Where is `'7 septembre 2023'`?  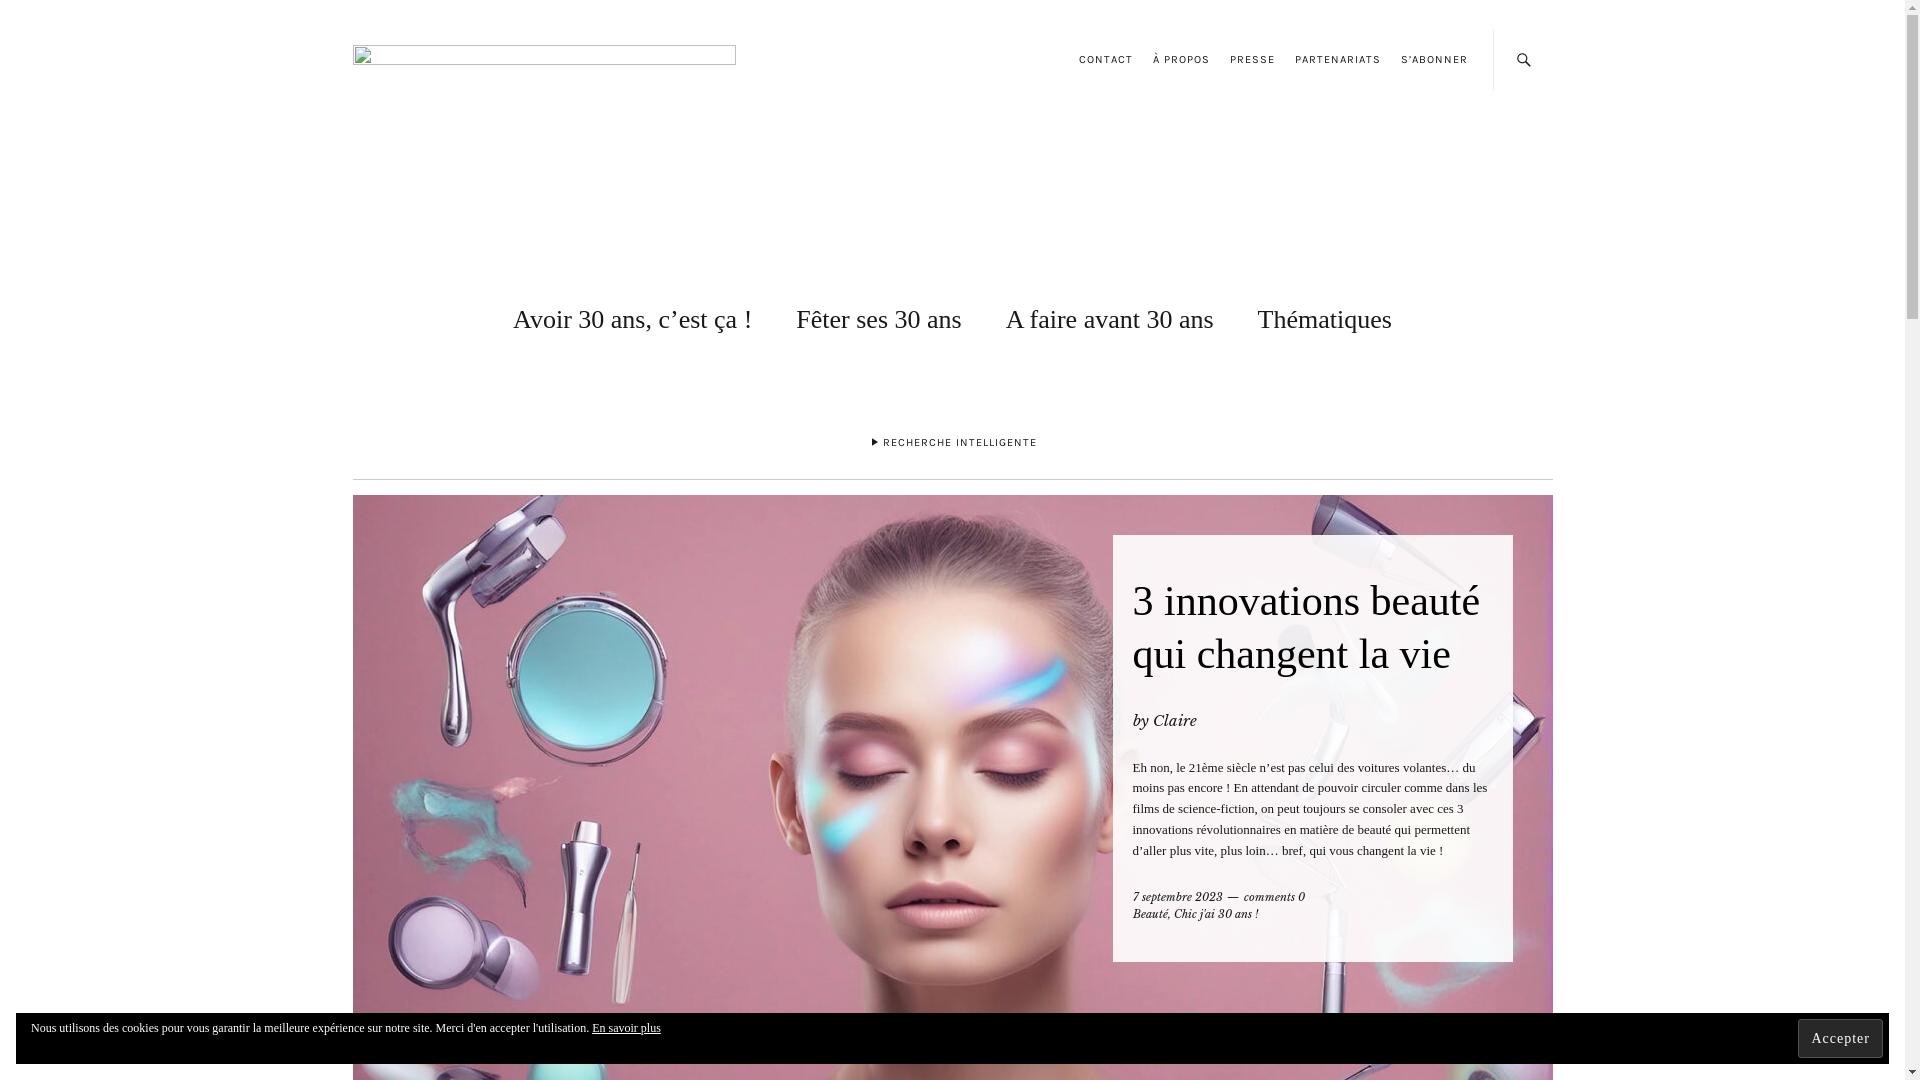 '7 septembre 2023' is located at coordinates (1176, 896).